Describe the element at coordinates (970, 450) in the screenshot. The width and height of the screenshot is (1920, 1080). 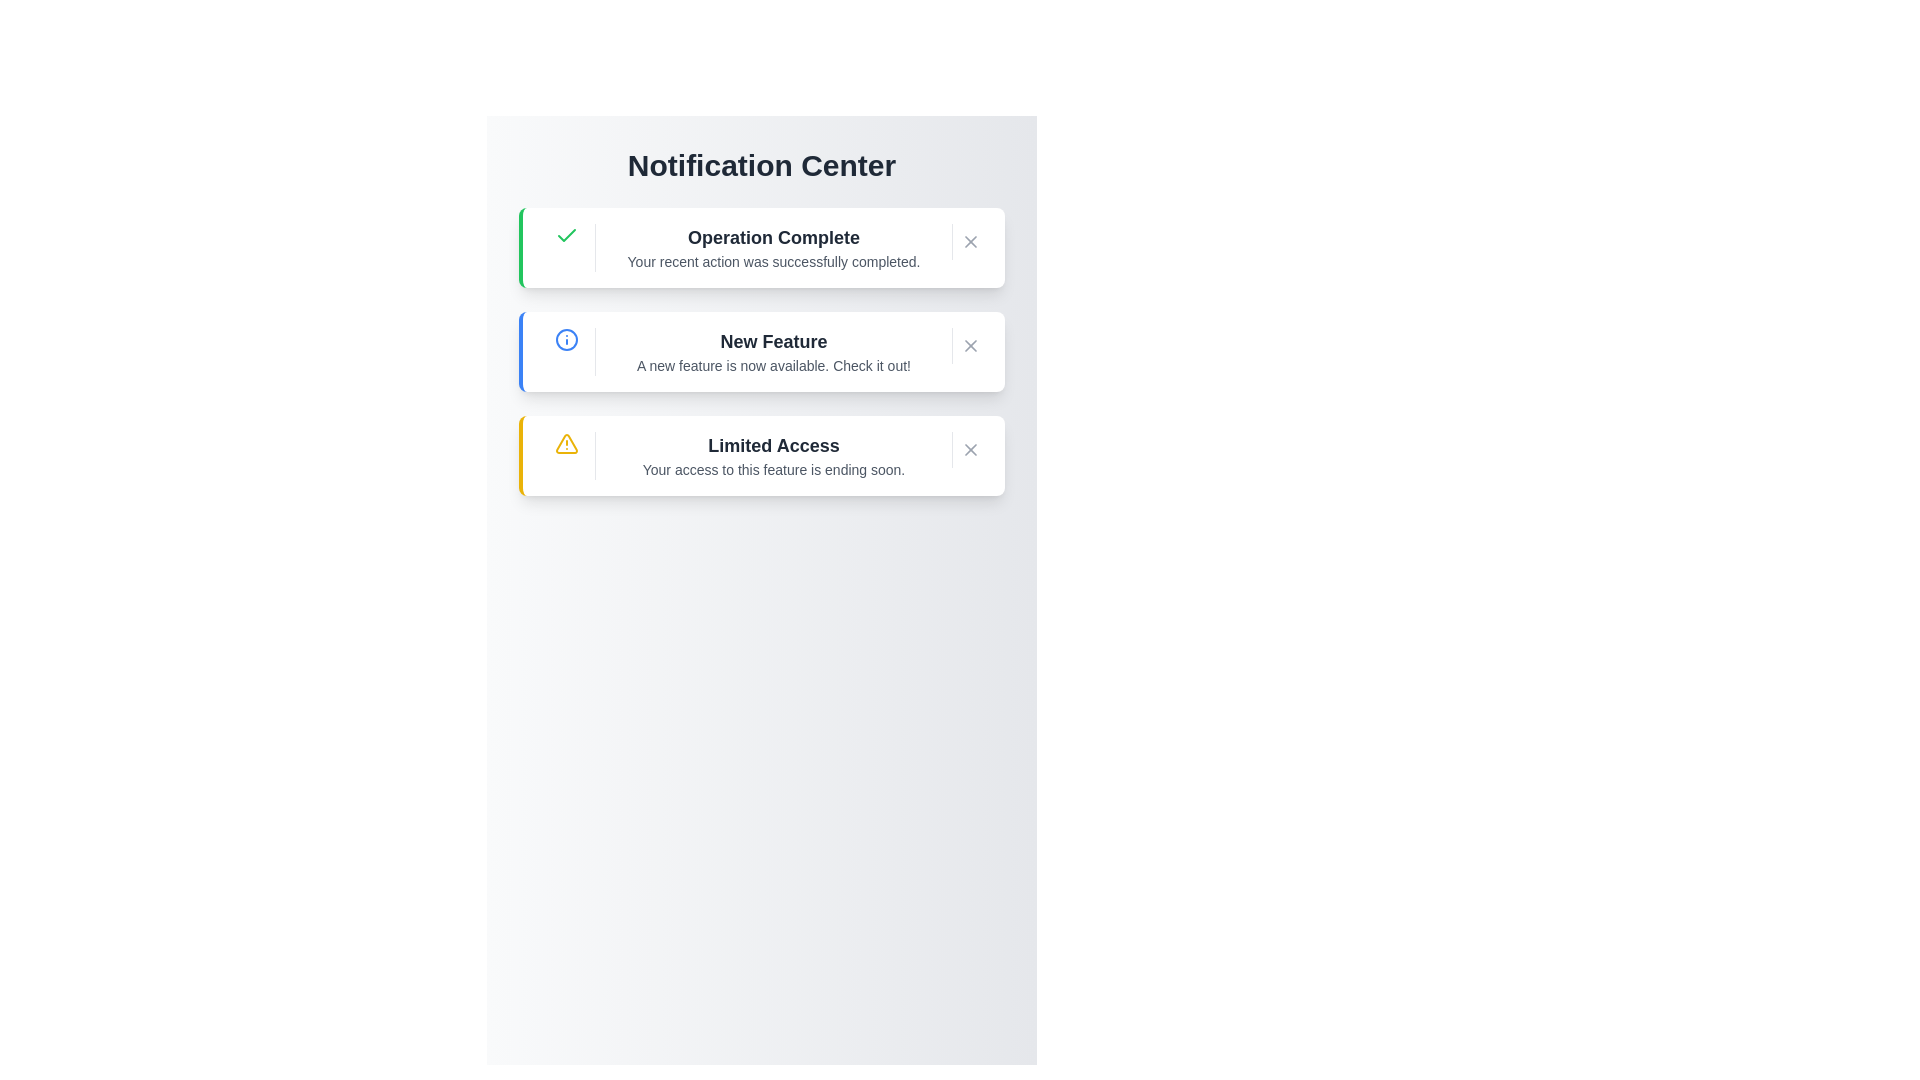
I see `the circular close button with an 'X' icon located at the top-right corner of the notification card that says 'Limited Access'` at that location.